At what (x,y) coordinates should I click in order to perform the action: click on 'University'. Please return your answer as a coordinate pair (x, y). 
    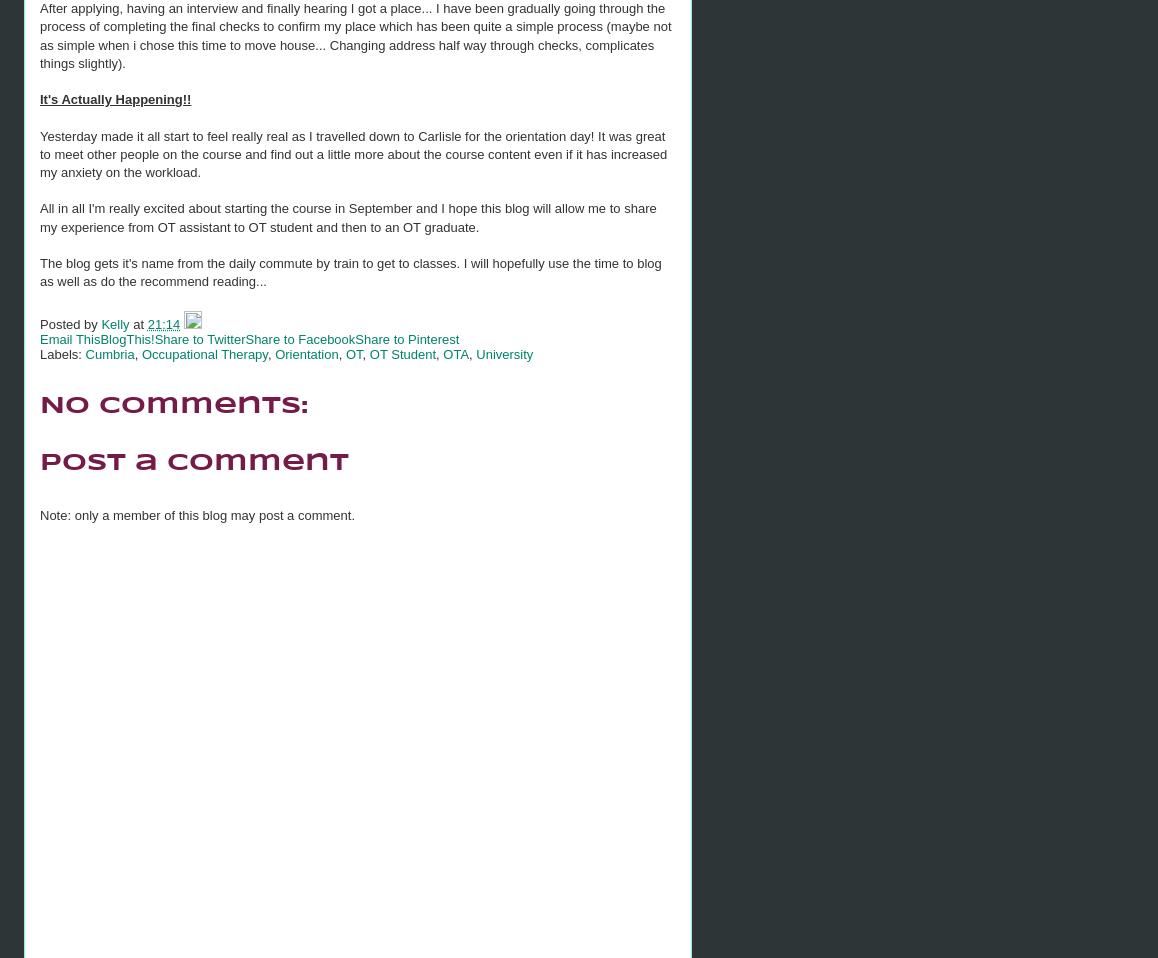
    Looking at the image, I should click on (503, 352).